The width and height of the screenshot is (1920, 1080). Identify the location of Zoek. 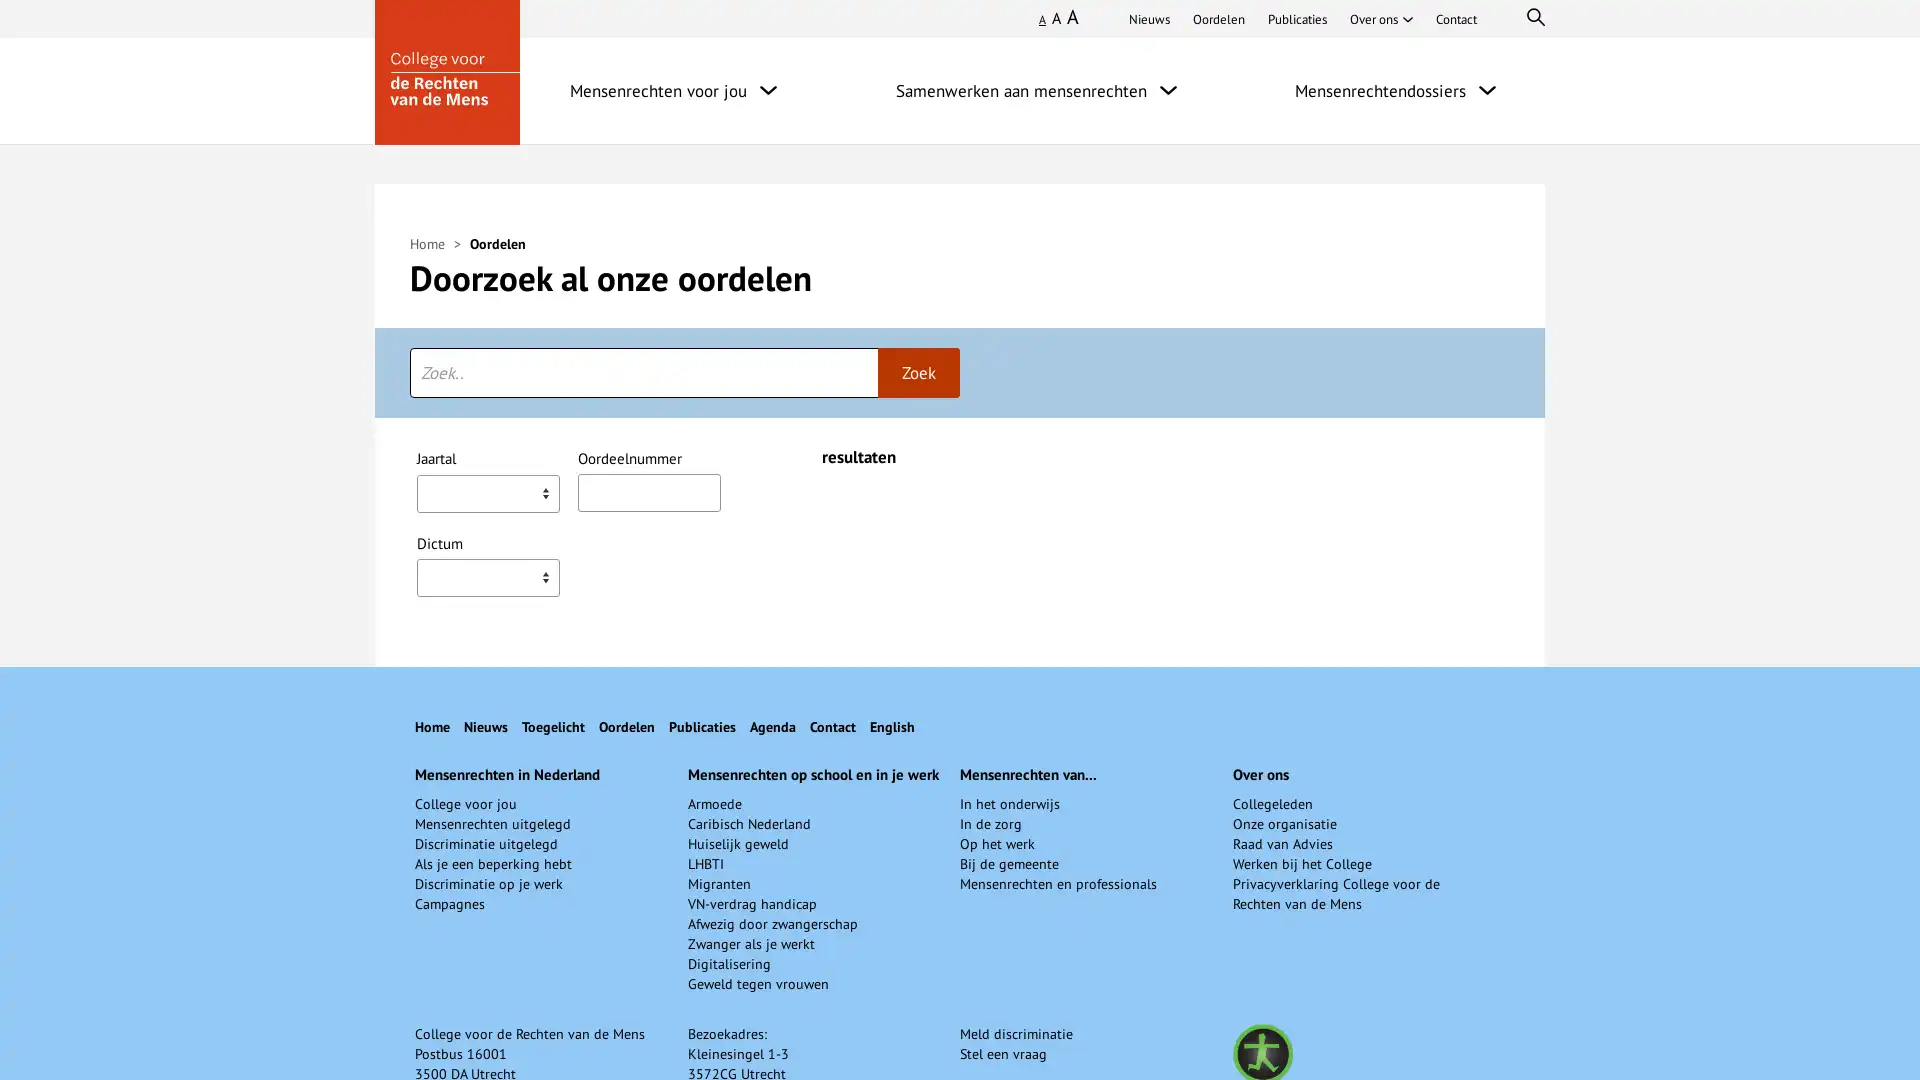
(917, 373).